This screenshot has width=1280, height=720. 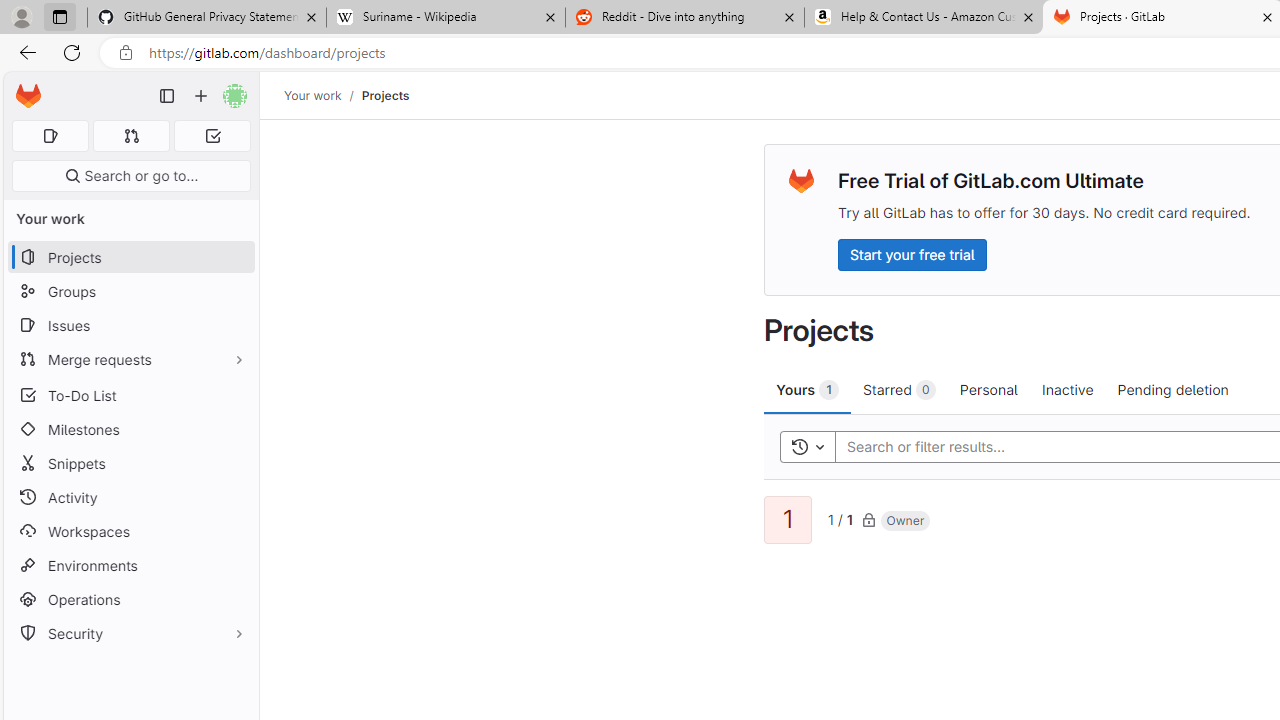 I want to click on 'Pending deletion', so click(x=1173, y=389).